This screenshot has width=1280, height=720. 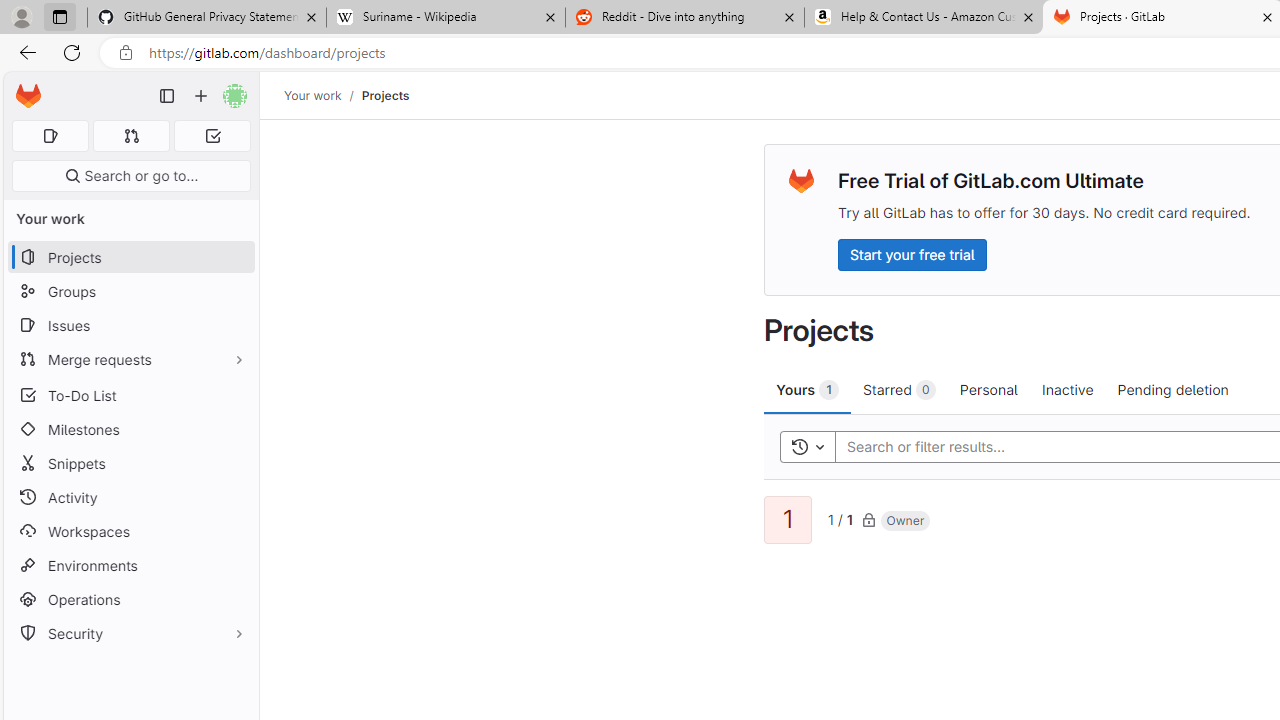 I want to click on 'Pending deletion', so click(x=1173, y=389).